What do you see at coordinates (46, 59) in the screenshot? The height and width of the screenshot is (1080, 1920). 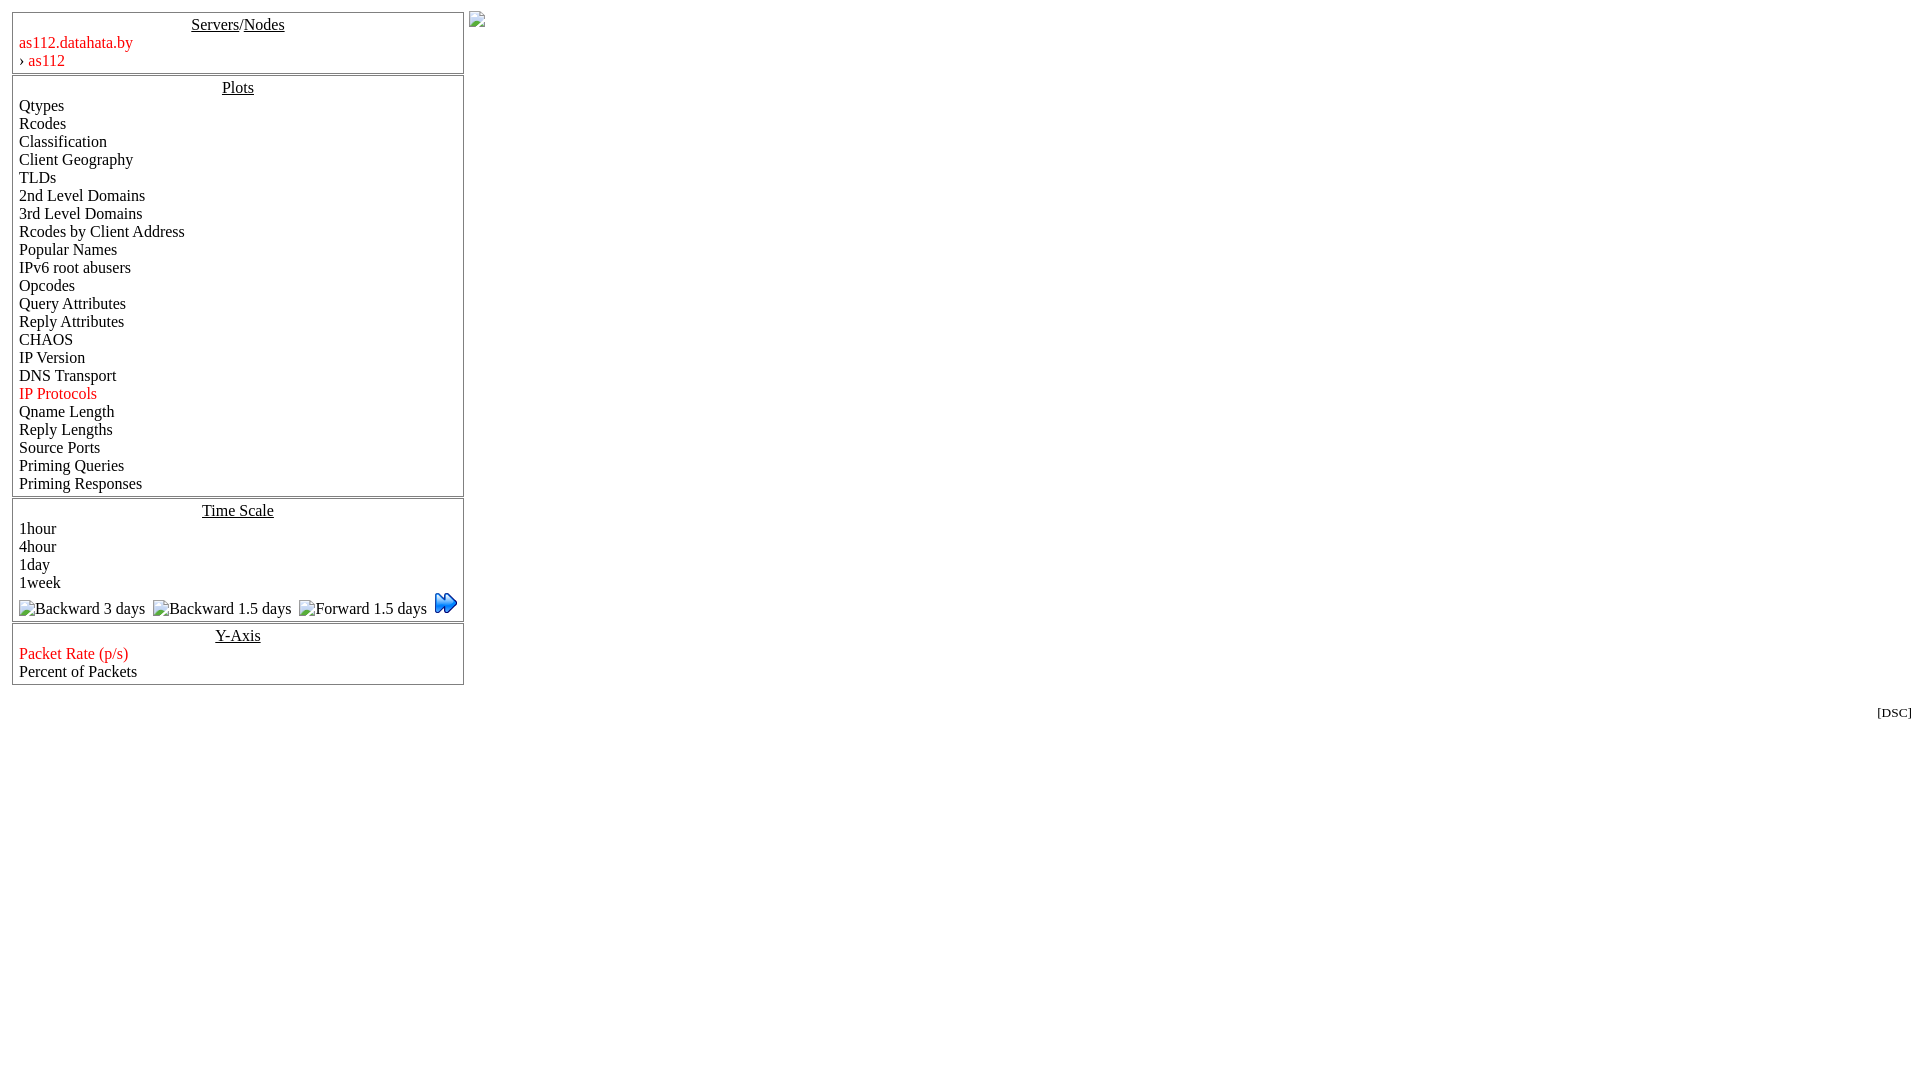 I see `'as112'` at bounding box center [46, 59].